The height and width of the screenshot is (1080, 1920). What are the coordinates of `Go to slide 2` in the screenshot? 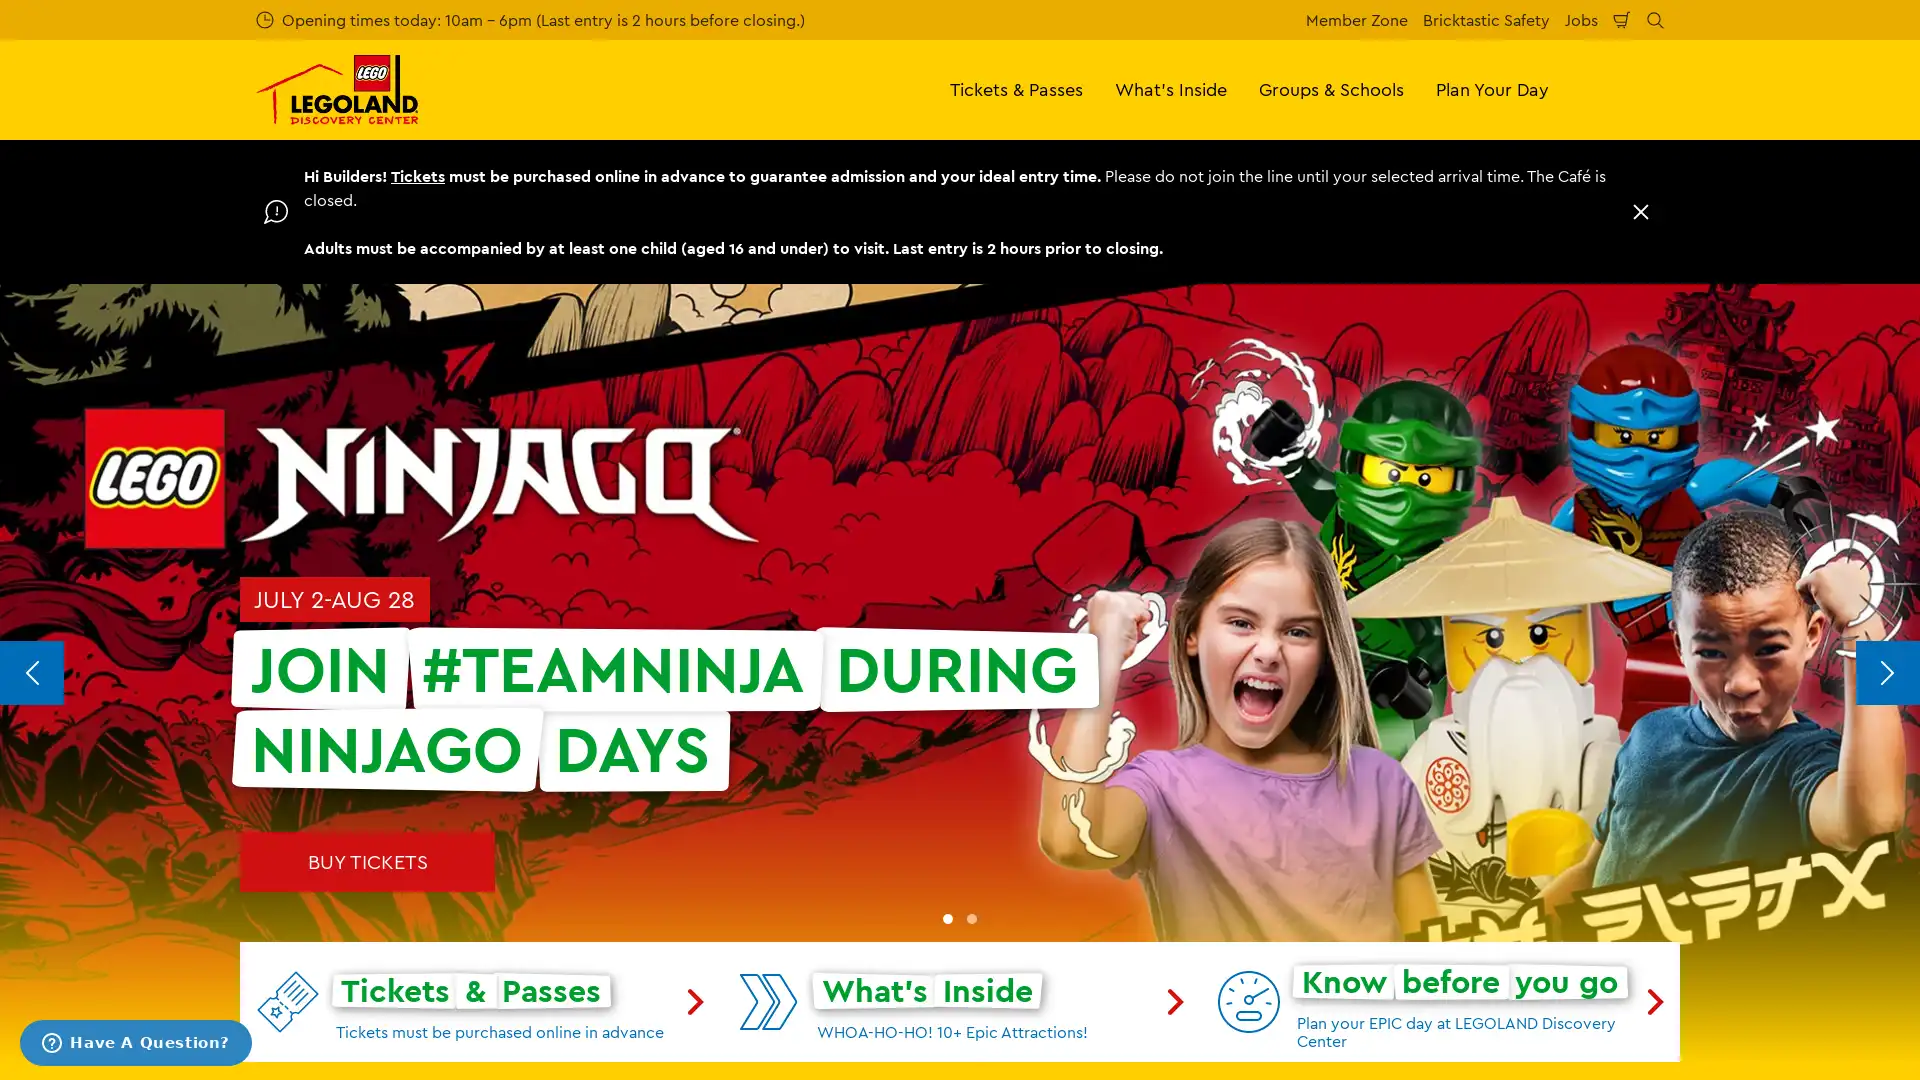 It's located at (971, 918).